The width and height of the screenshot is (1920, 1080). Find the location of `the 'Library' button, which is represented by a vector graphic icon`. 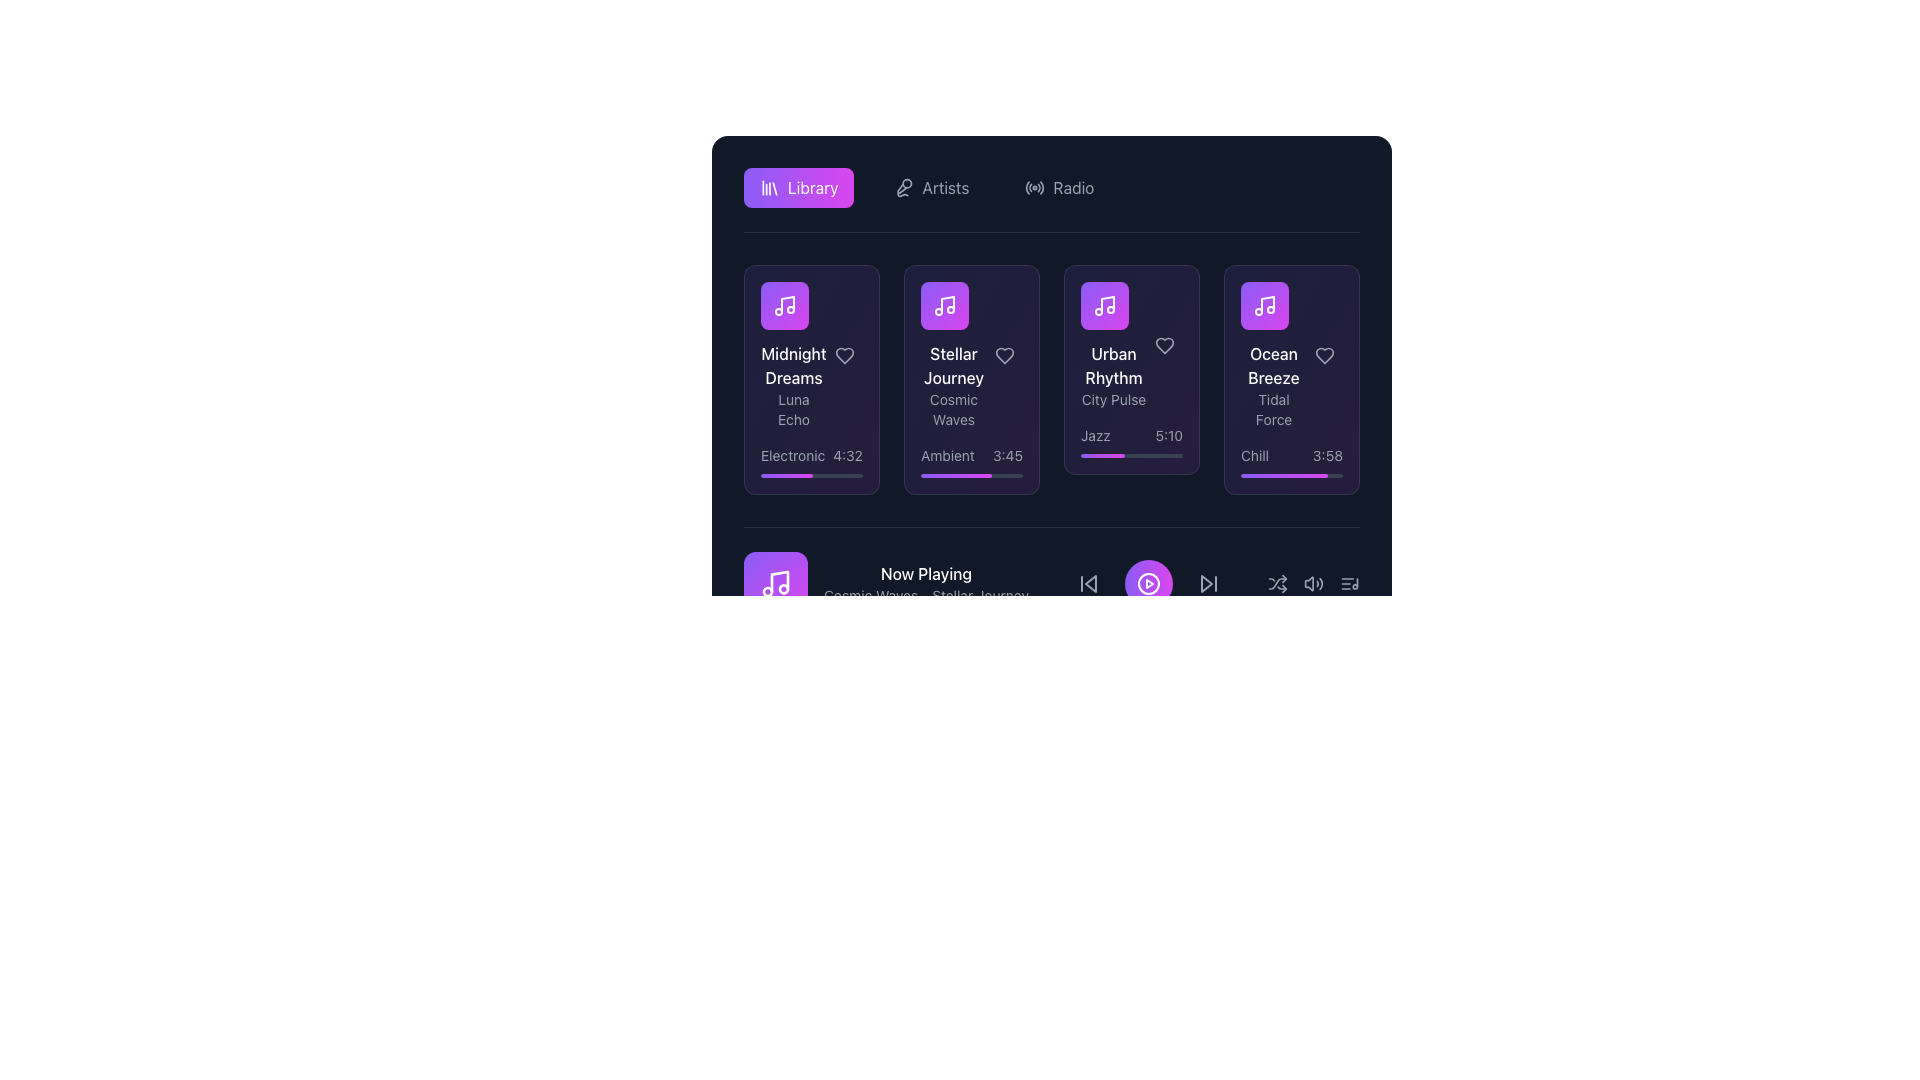

the 'Library' button, which is represented by a vector graphic icon is located at coordinates (768, 188).